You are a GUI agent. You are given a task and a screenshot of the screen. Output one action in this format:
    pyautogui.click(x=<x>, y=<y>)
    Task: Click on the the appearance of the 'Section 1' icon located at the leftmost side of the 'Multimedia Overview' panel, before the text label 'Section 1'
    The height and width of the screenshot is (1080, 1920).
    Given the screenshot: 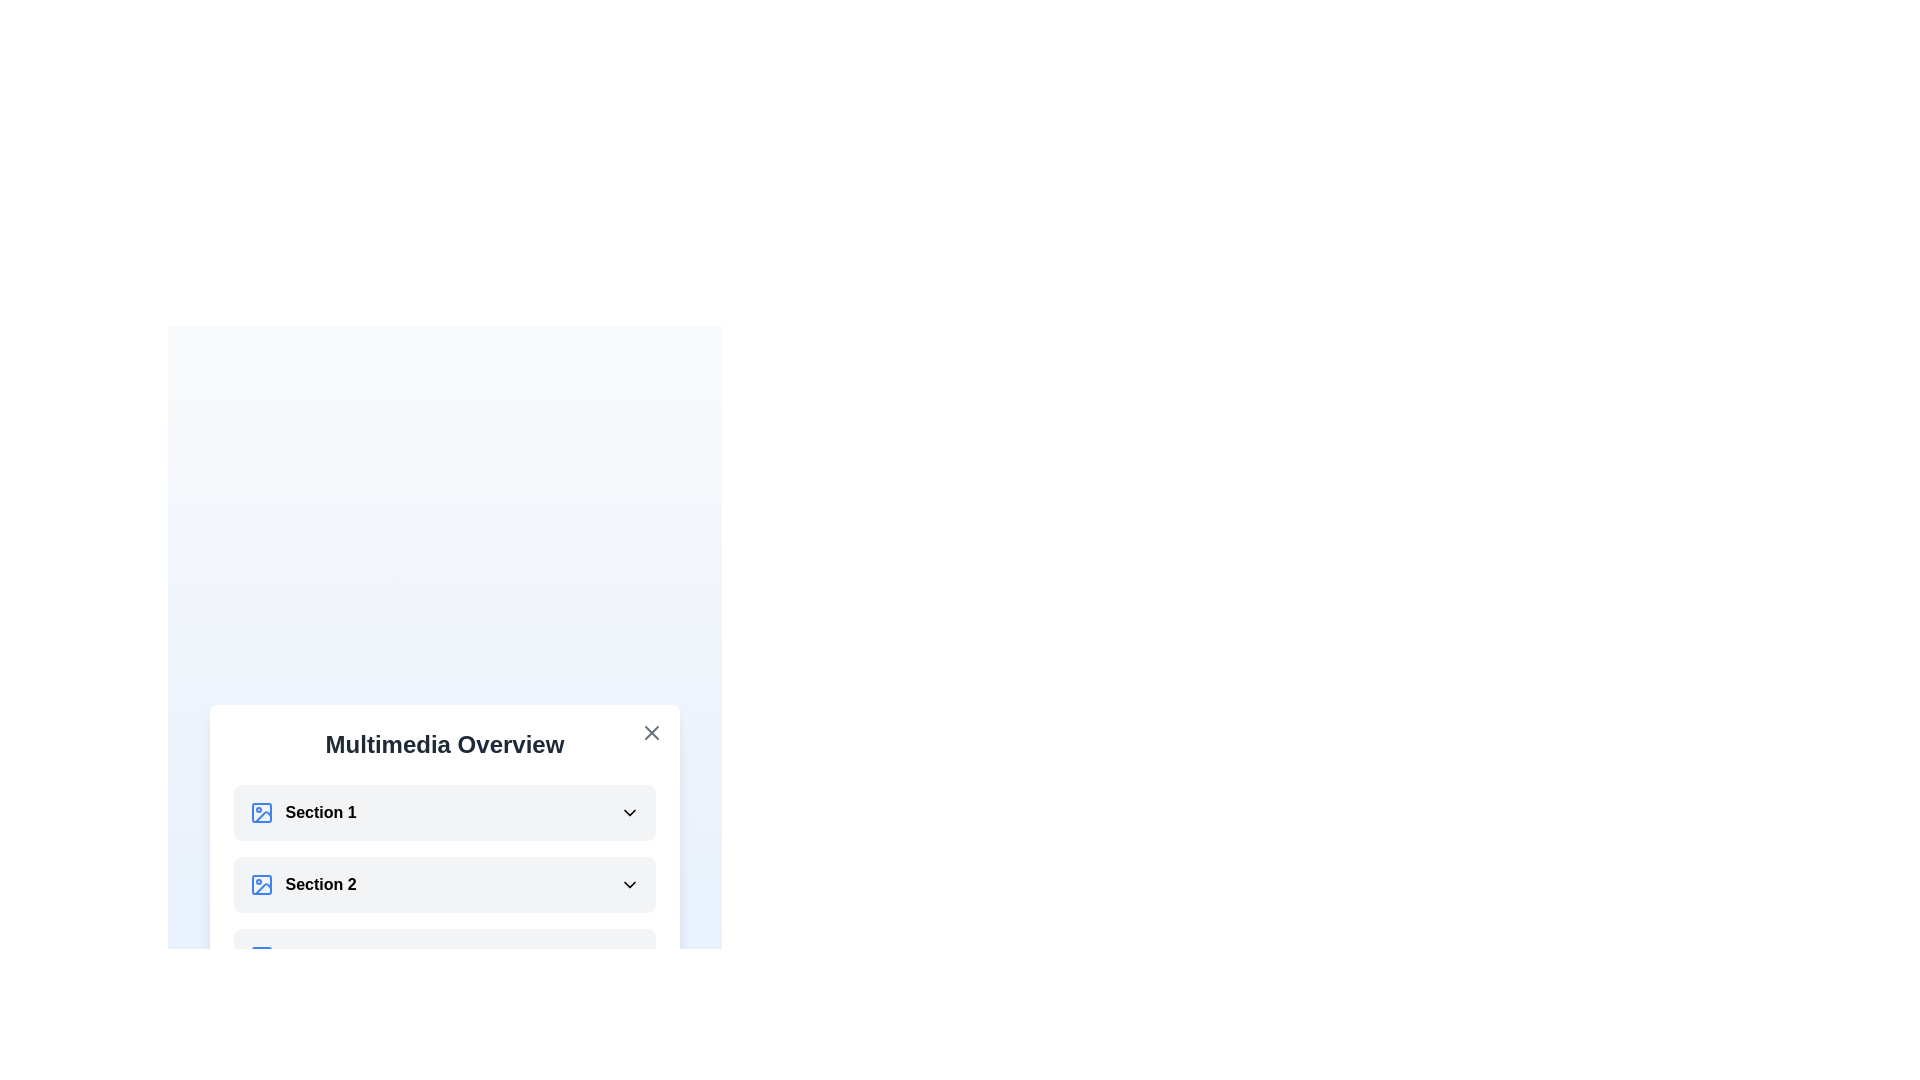 What is the action you would take?
    pyautogui.click(x=260, y=813)
    